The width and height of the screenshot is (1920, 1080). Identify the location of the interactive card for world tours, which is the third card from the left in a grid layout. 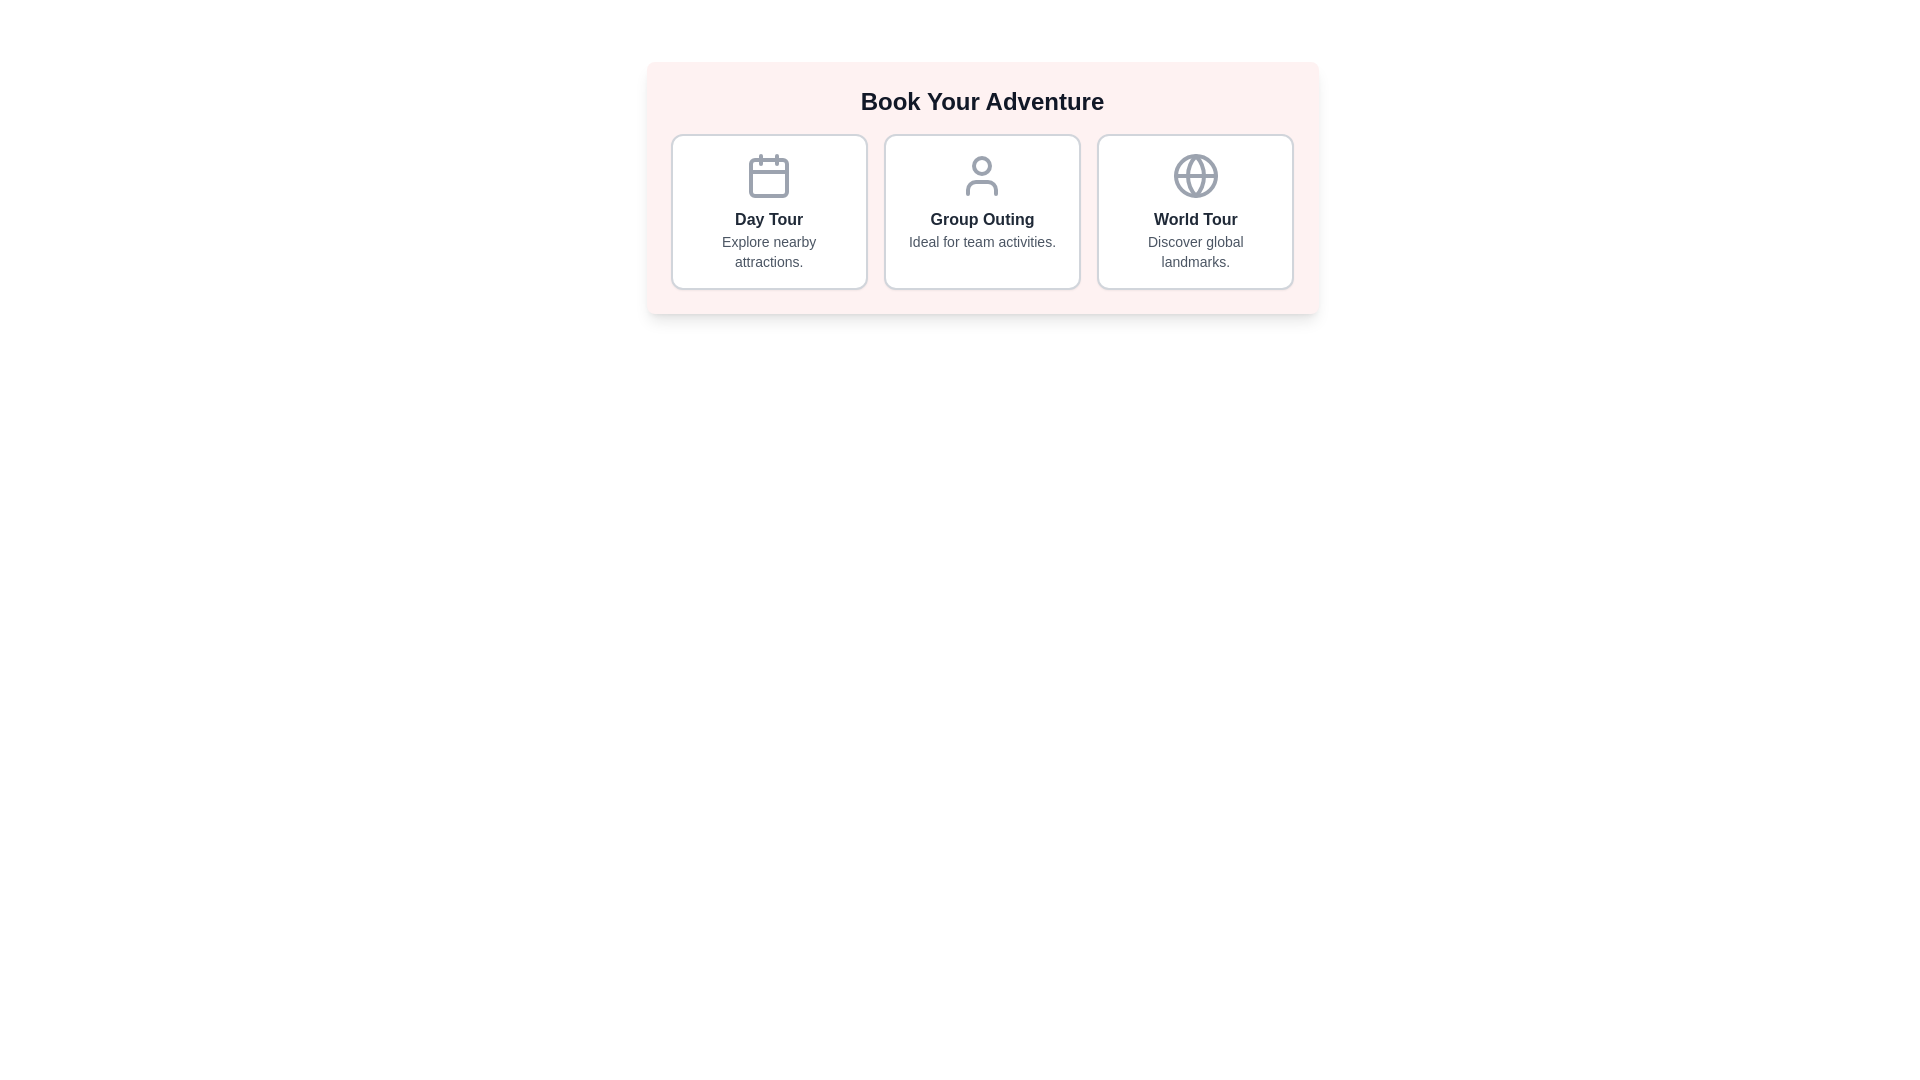
(1195, 212).